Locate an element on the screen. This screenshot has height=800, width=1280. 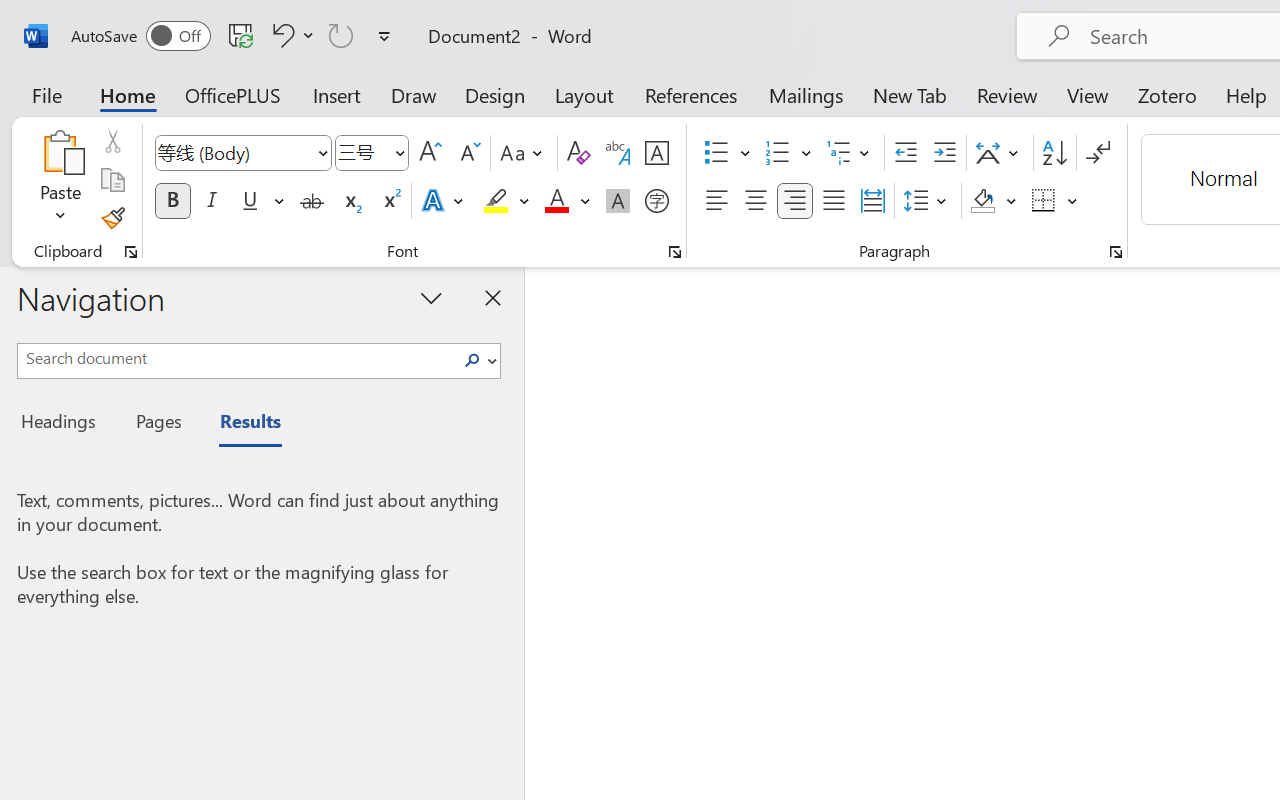
'Search document' is located at coordinates (237, 358).